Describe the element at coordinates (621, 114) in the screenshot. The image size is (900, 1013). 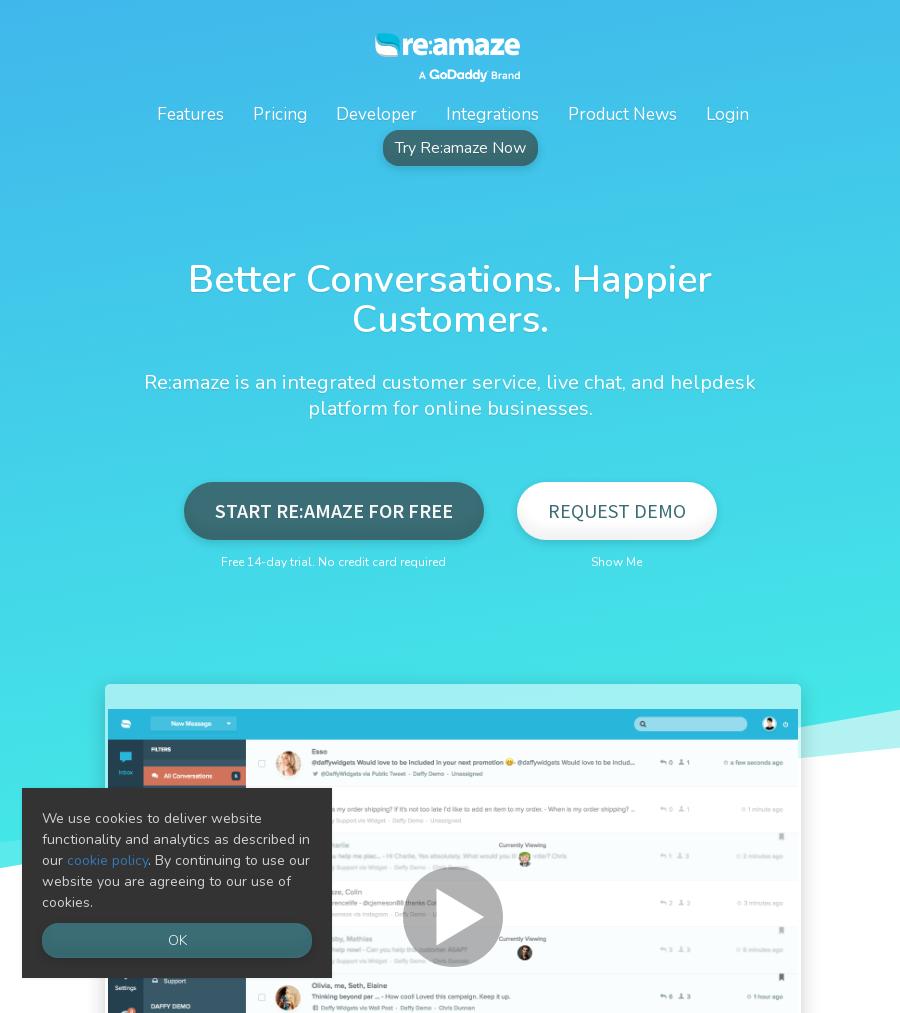
I see `'Product News'` at that location.